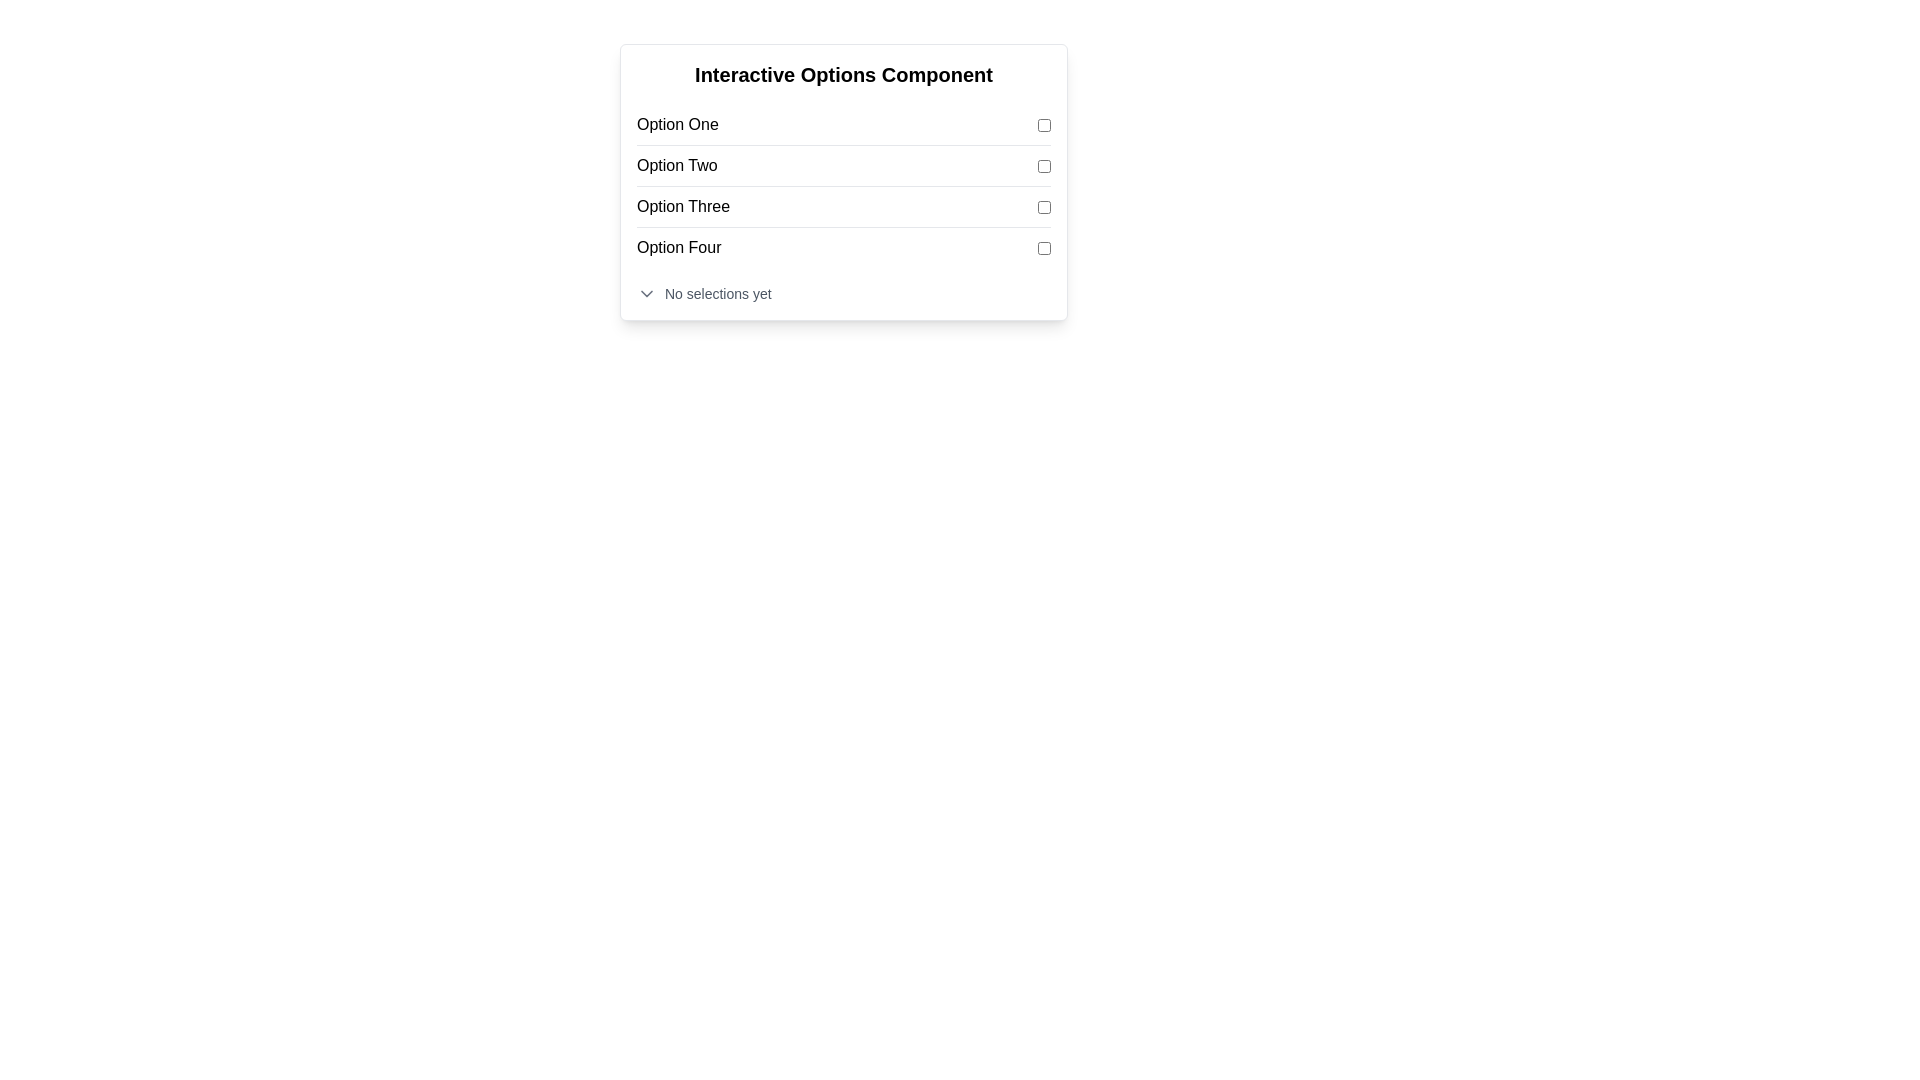 The height and width of the screenshot is (1080, 1920). I want to click on the 'Option One' label text in the 'Interactive Options Component', which is the first item in a vertical list of options, so click(677, 124).